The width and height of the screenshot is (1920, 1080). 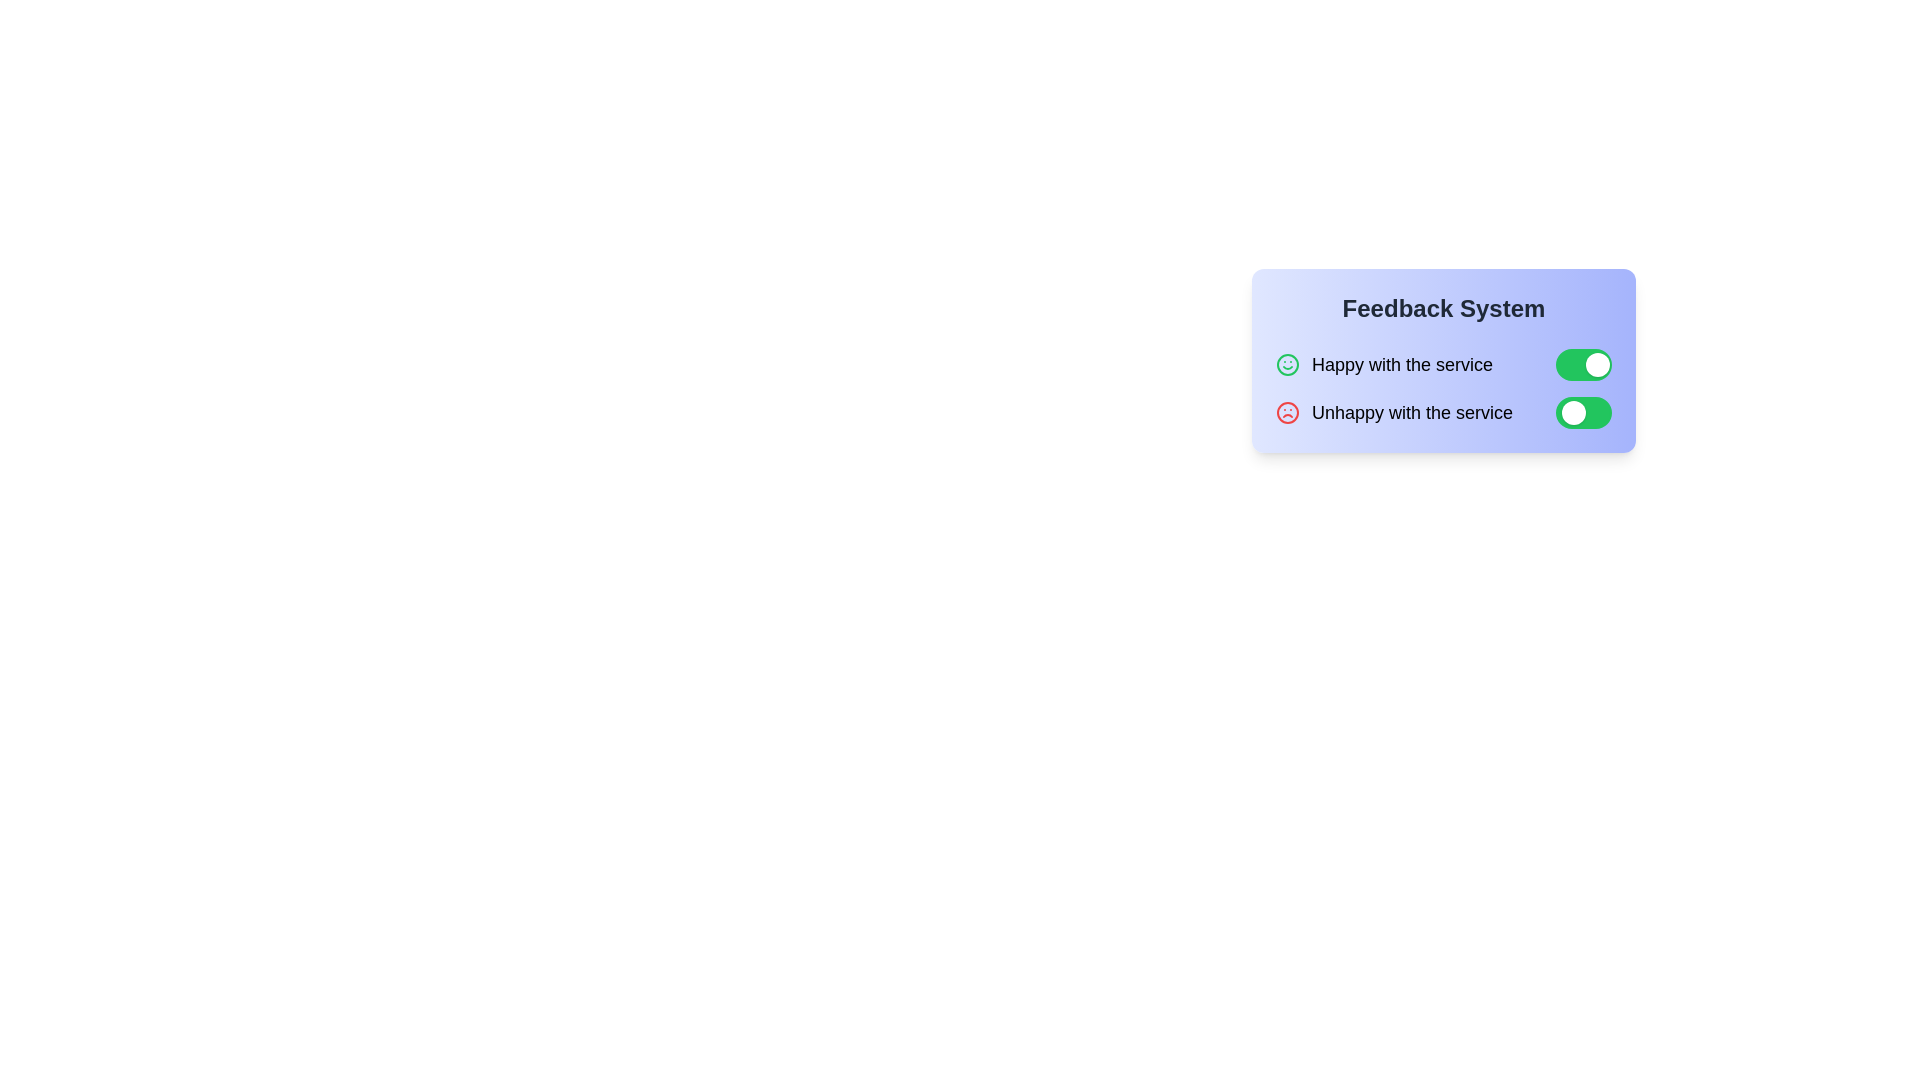 I want to click on the toggle switch with a green background and white circle indicating the 'off' state, located to the right of the text 'Unhappy with the service', so click(x=1583, y=411).